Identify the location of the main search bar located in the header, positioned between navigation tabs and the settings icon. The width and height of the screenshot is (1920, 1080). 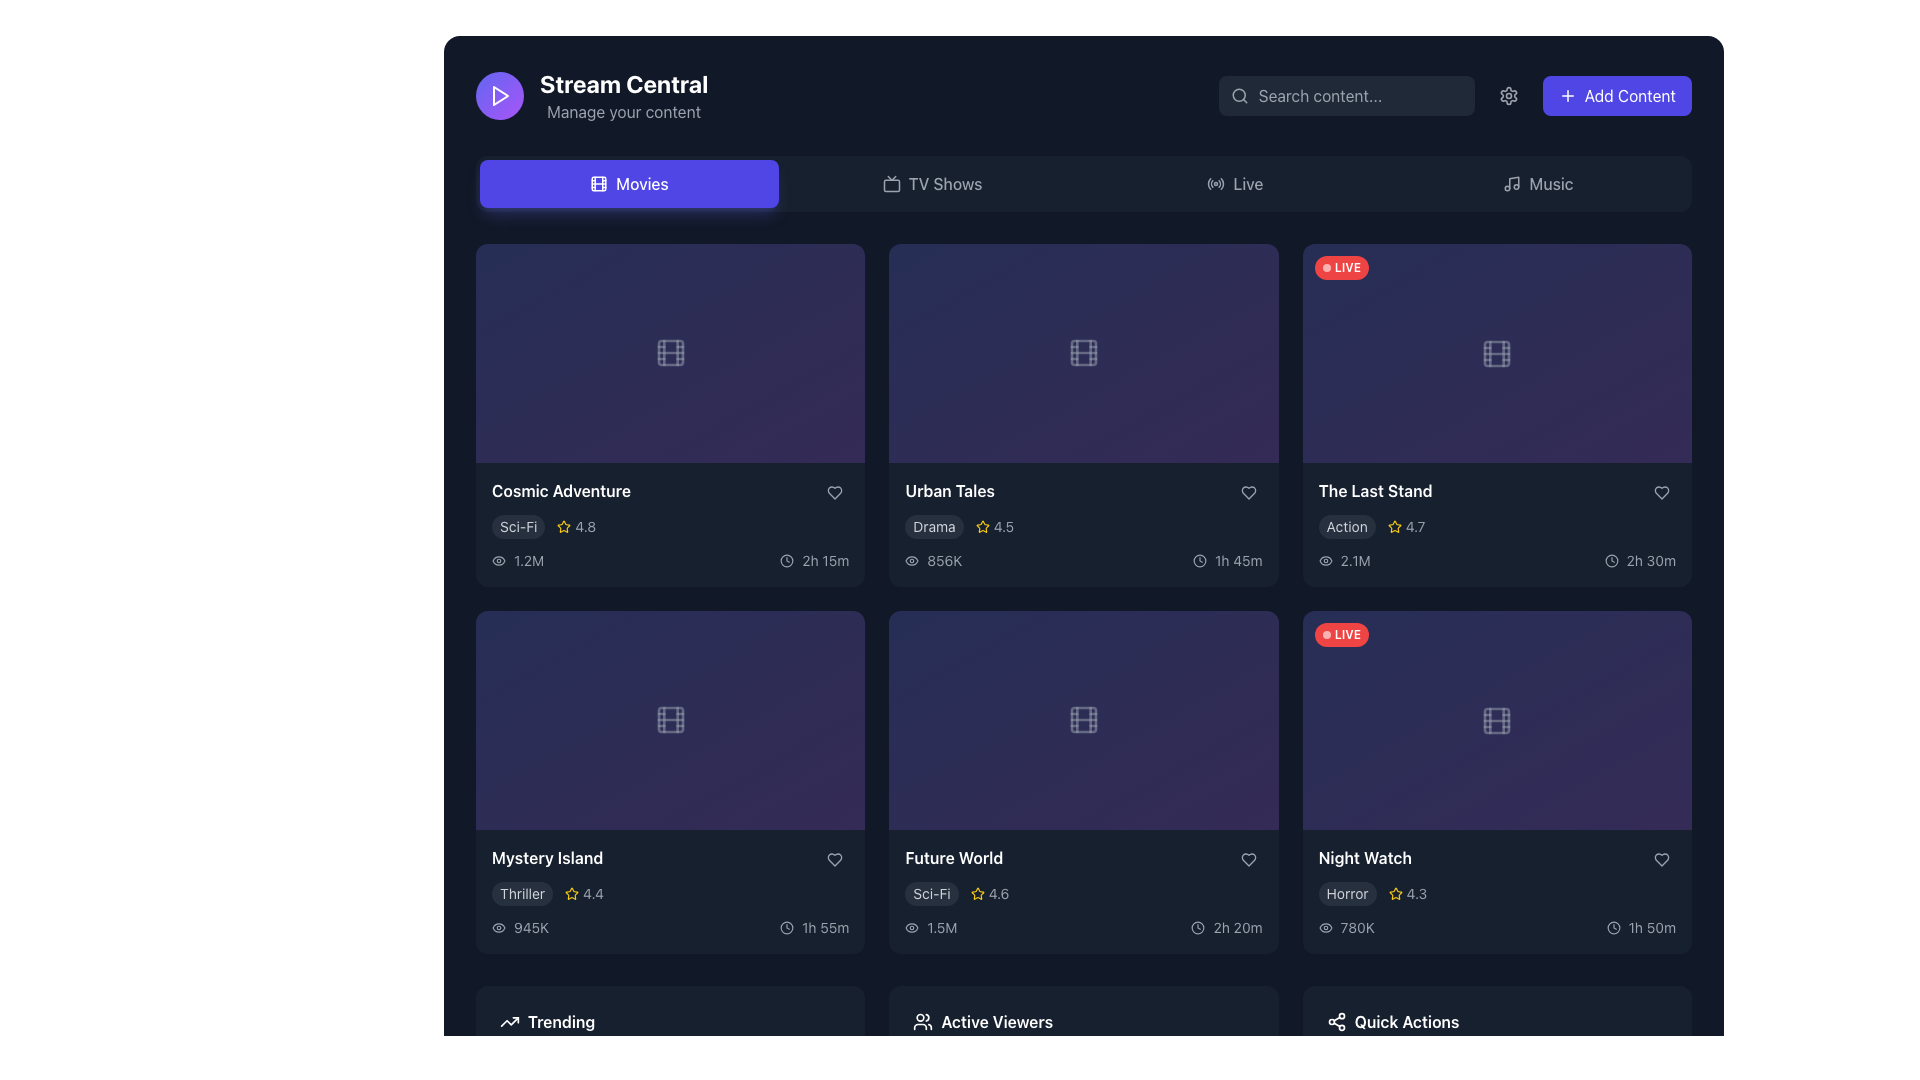
(1346, 96).